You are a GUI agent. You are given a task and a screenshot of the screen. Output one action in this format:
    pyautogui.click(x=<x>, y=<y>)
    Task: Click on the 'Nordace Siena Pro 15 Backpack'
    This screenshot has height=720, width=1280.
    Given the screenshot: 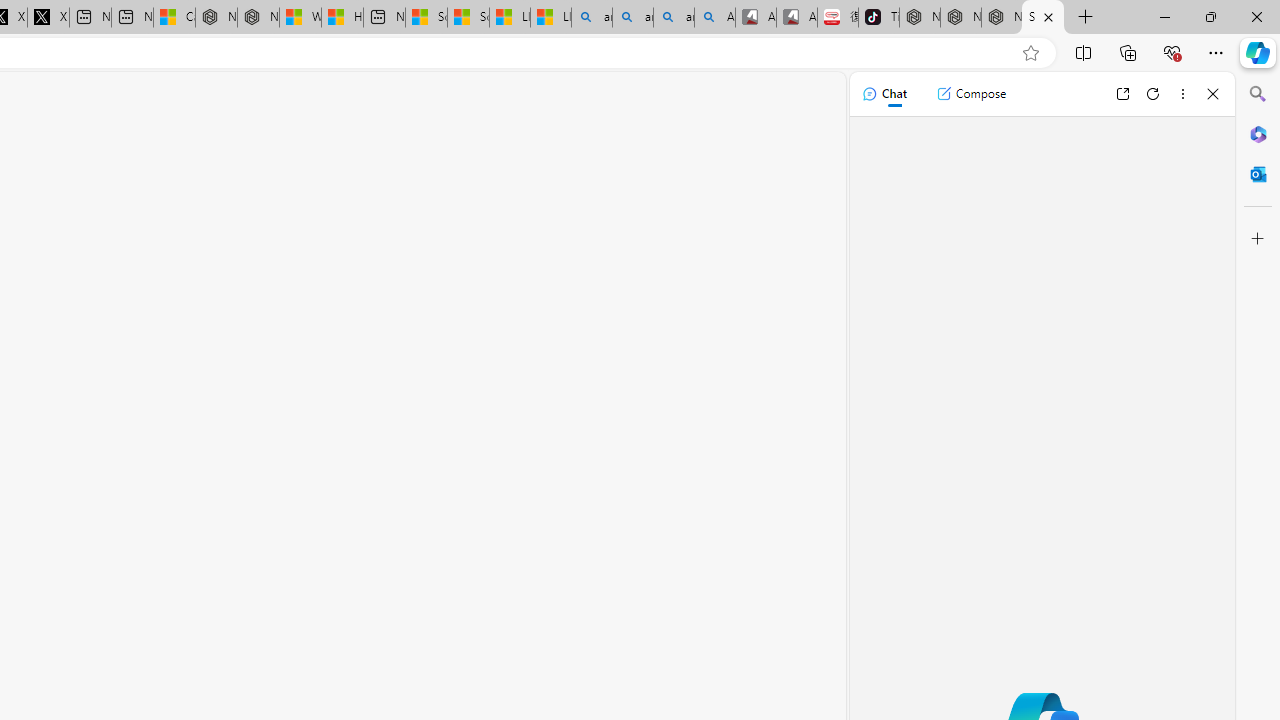 What is the action you would take?
    pyautogui.click(x=960, y=17)
    